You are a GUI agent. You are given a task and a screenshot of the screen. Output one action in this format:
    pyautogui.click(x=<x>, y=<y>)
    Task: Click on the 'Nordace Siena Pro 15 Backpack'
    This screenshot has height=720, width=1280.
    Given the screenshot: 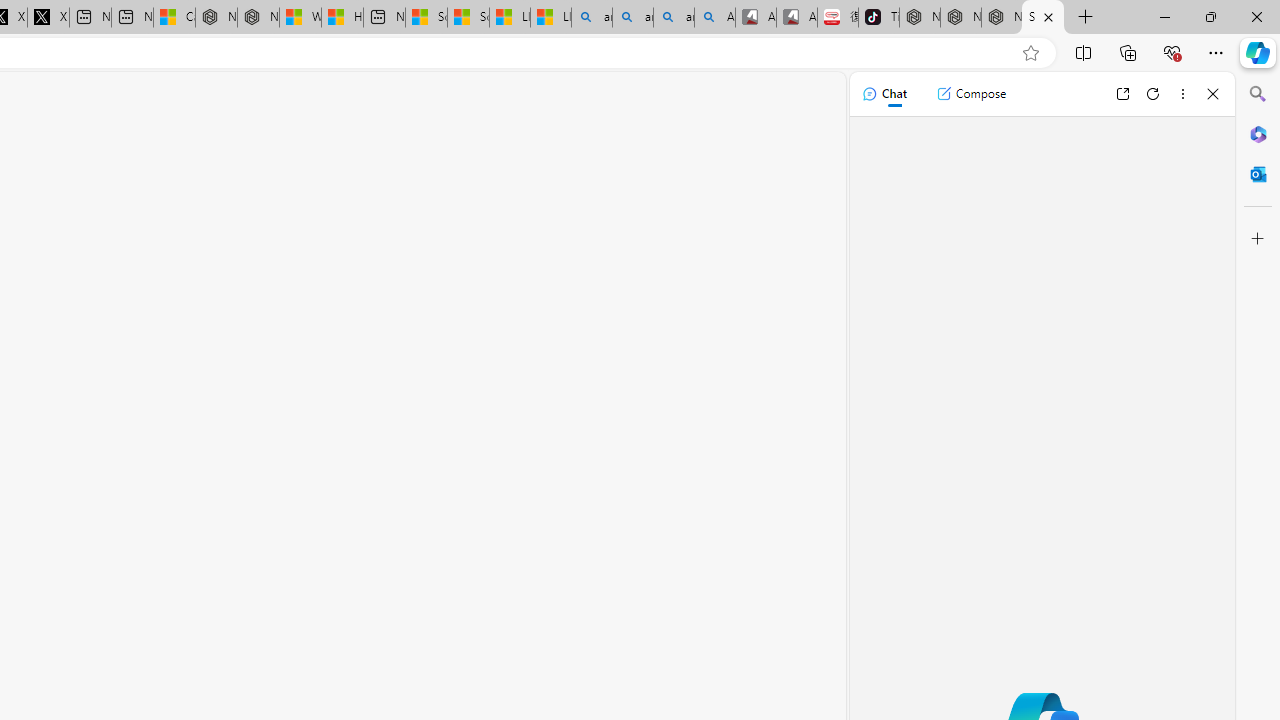 What is the action you would take?
    pyautogui.click(x=960, y=17)
    